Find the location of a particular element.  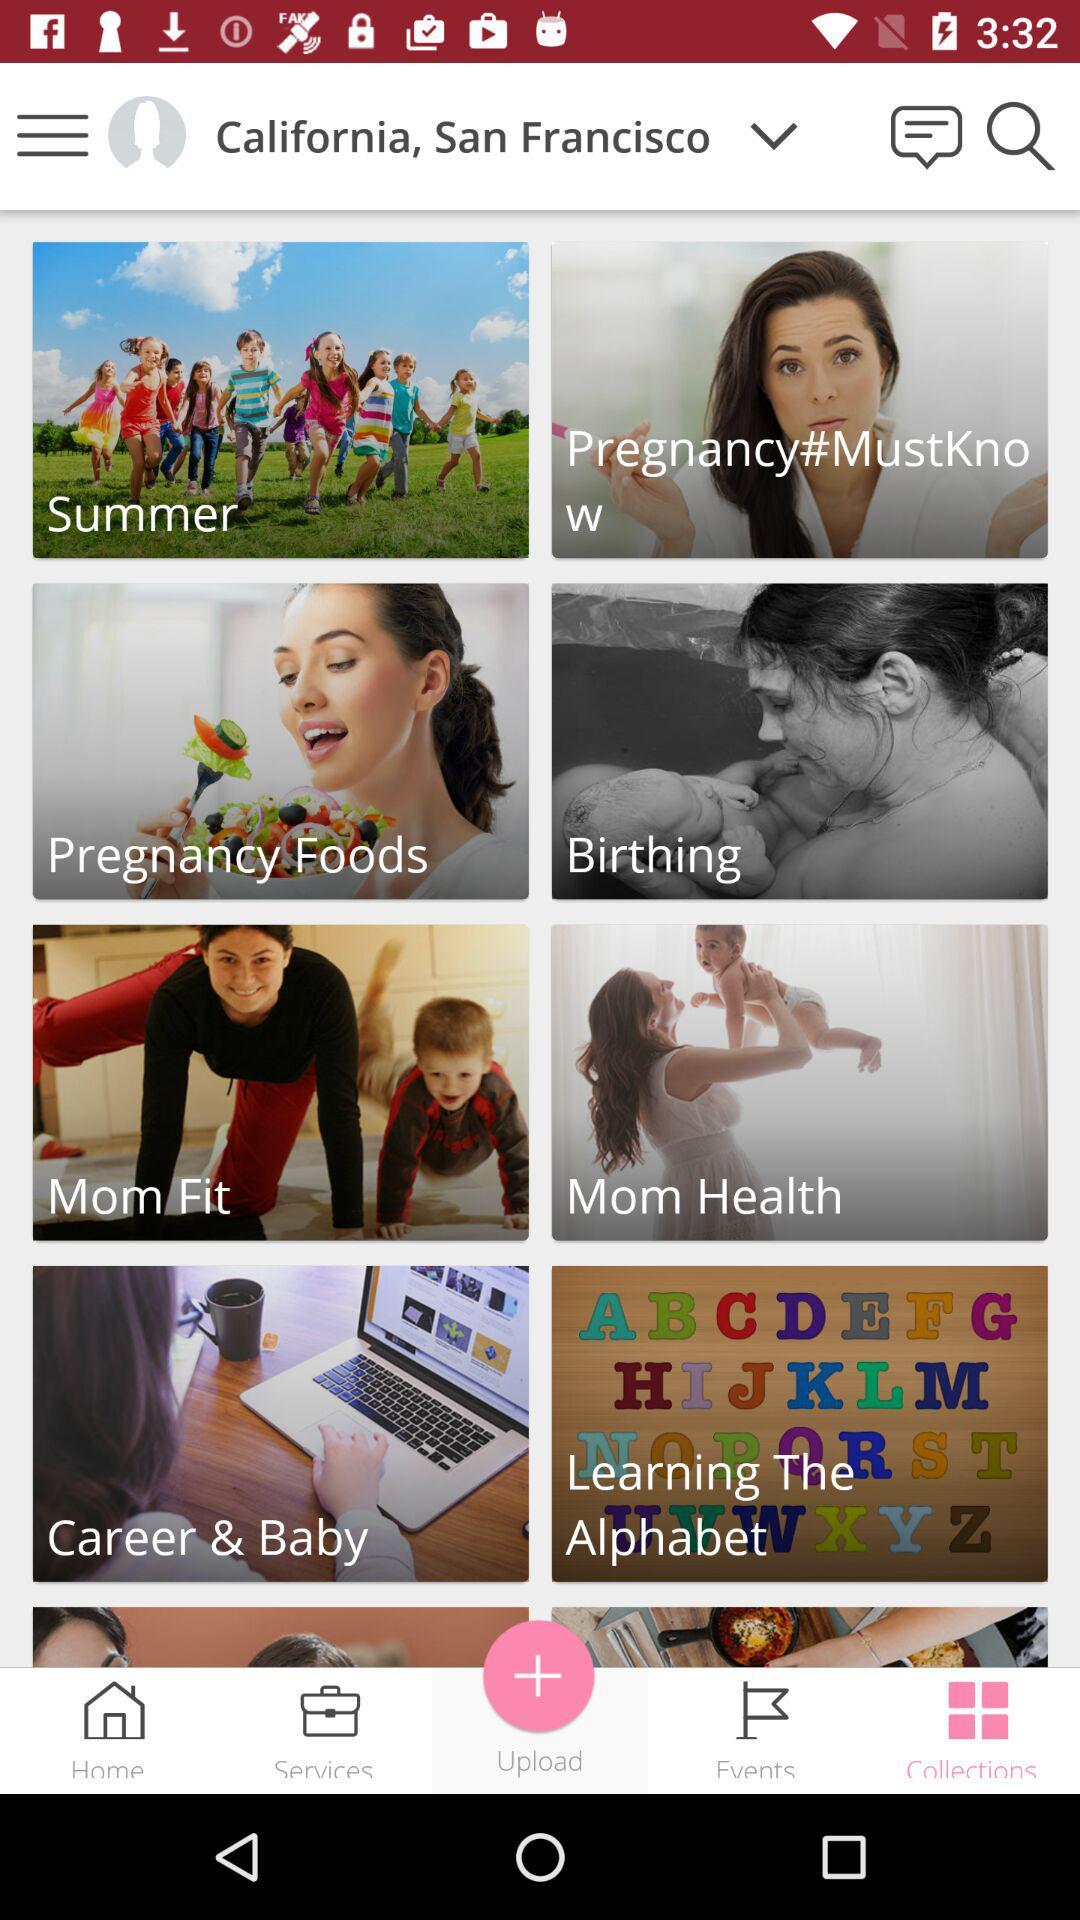

learning the alphabet is located at coordinates (798, 1422).